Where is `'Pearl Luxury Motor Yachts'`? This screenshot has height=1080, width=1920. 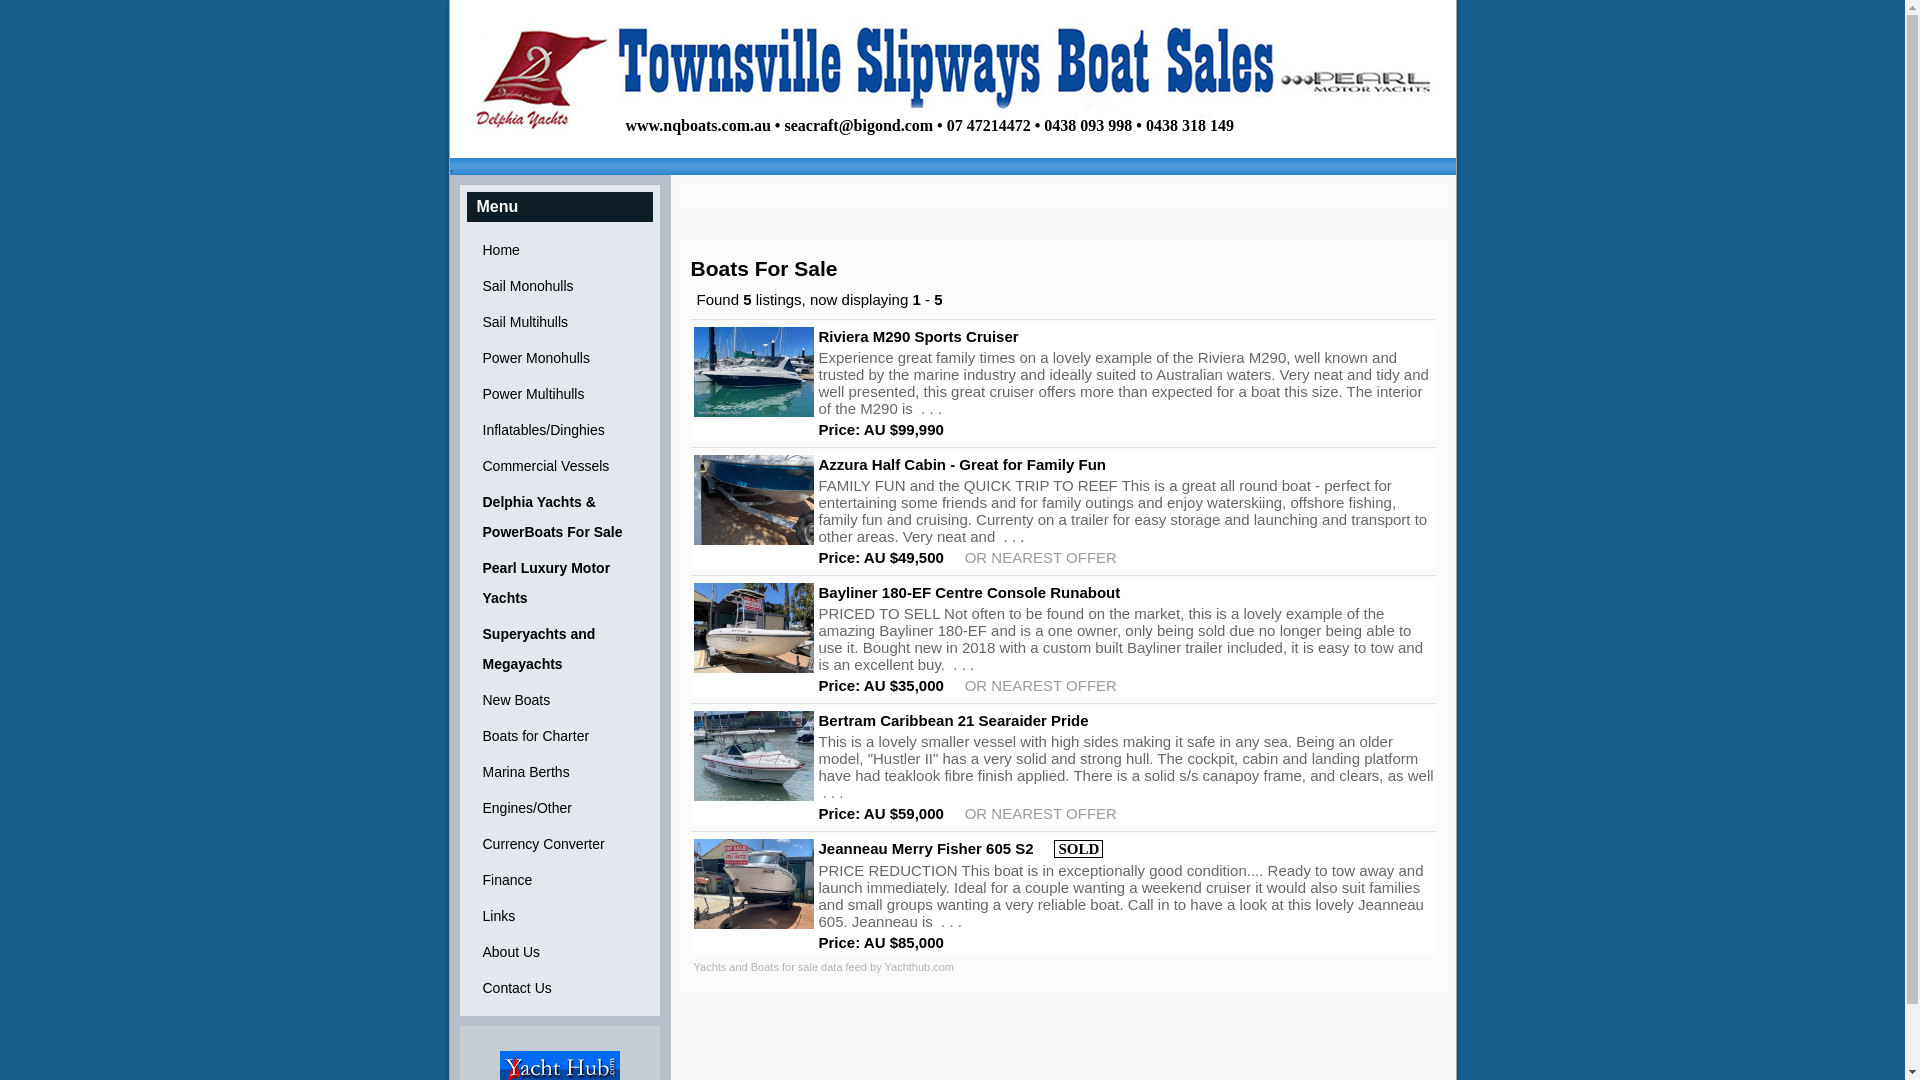
'Pearl Luxury Motor Yachts' is located at coordinates (470, 582).